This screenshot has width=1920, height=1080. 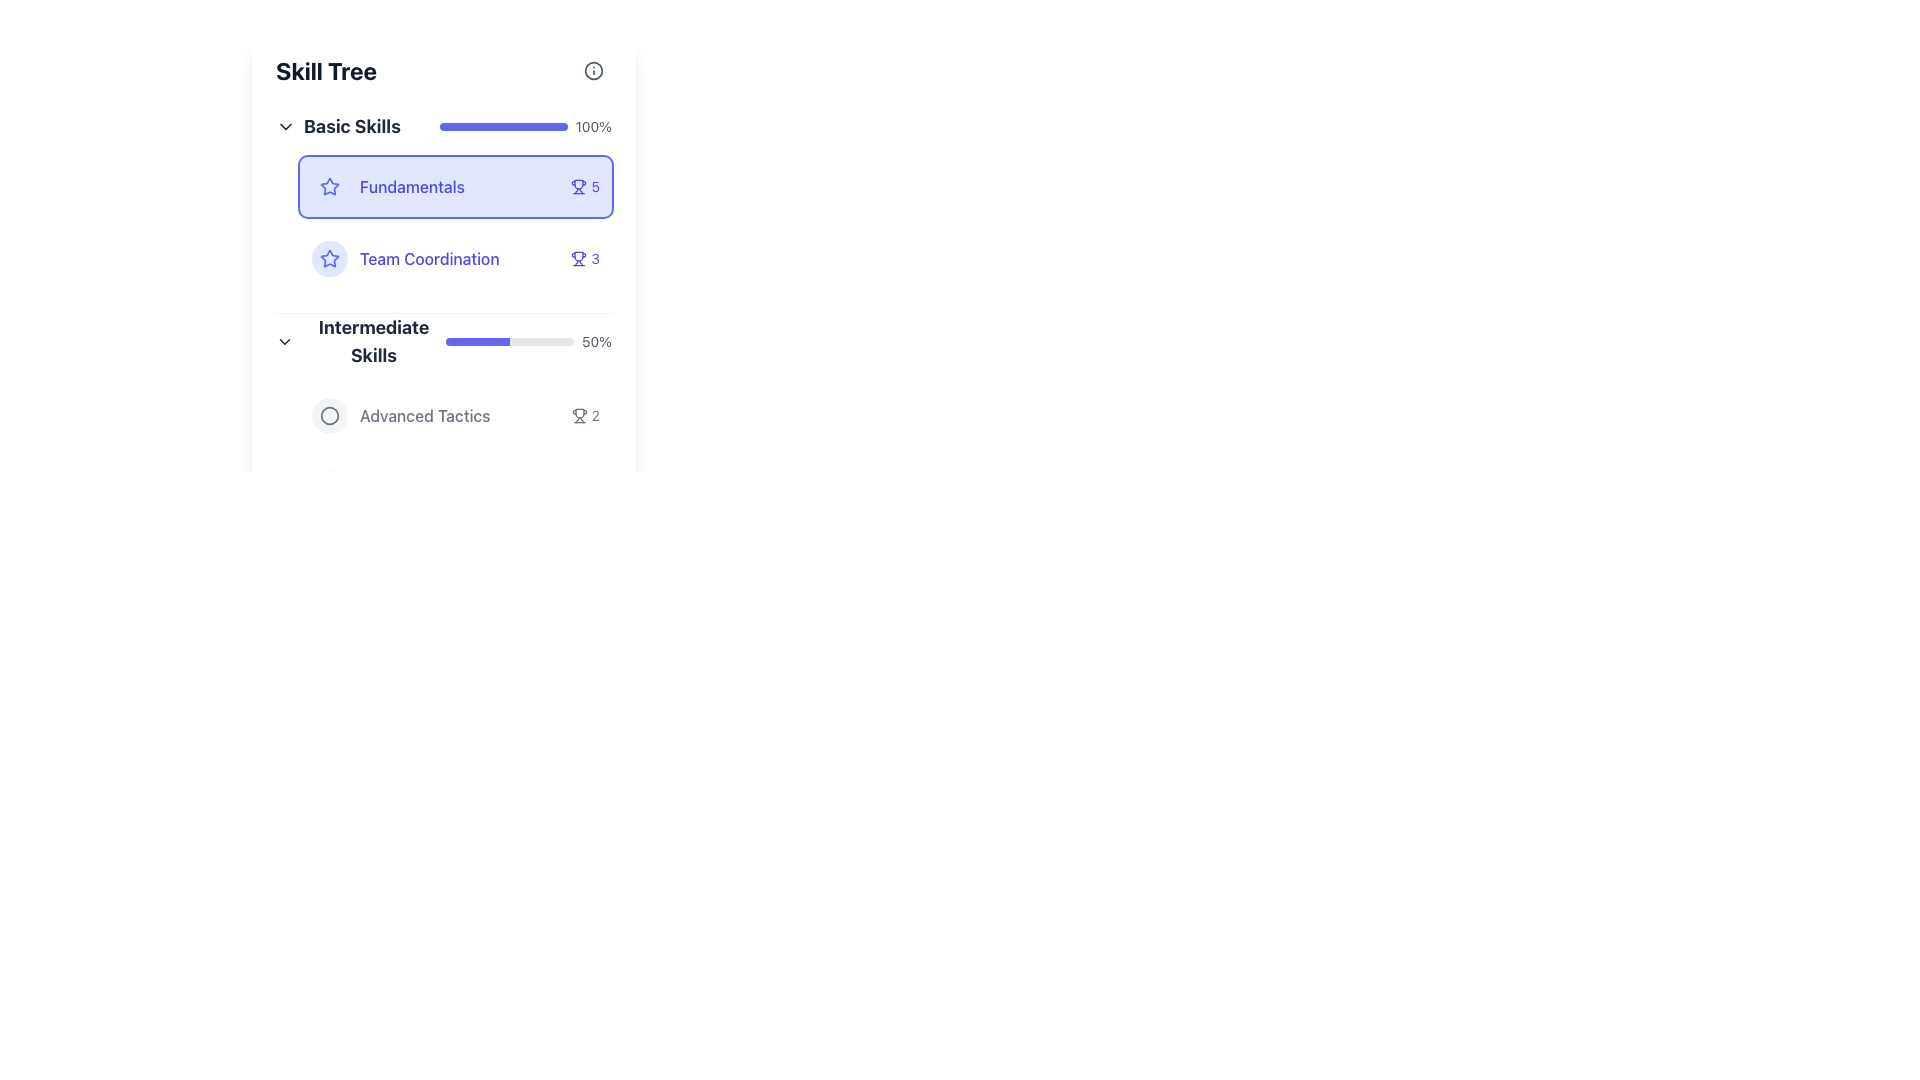 I want to click on the Circular Button or Icon with a light gray background and dark gray border located in the 'Intermediate Skills' section, adjacent to 'Advanced Tactics', so click(x=330, y=415).